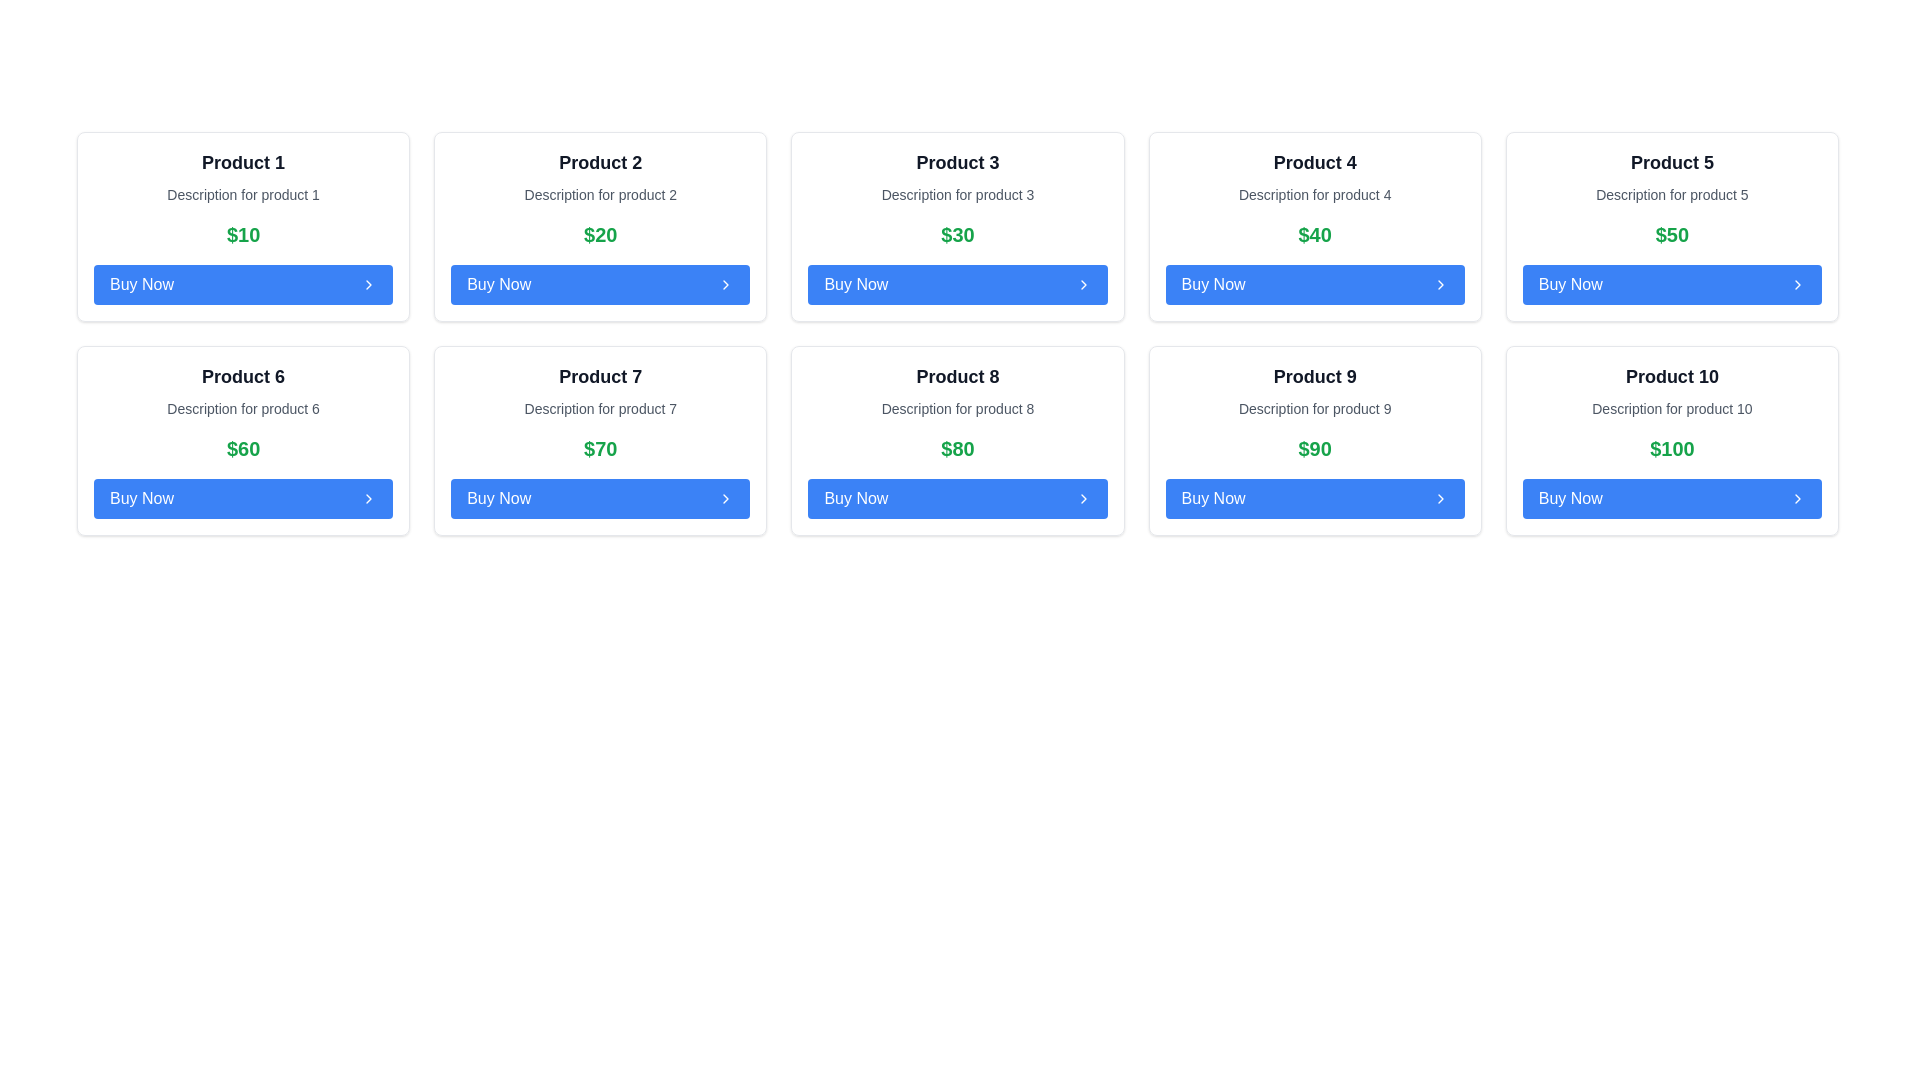 This screenshot has width=1920, height=1080. What do you see at coordinates (242, 407) in the screenshot?
I see `the text label that reads 'Description for product 6', which is located beneath the 'Product 6' heading in the grid layout` at bounding box center [242, 407].